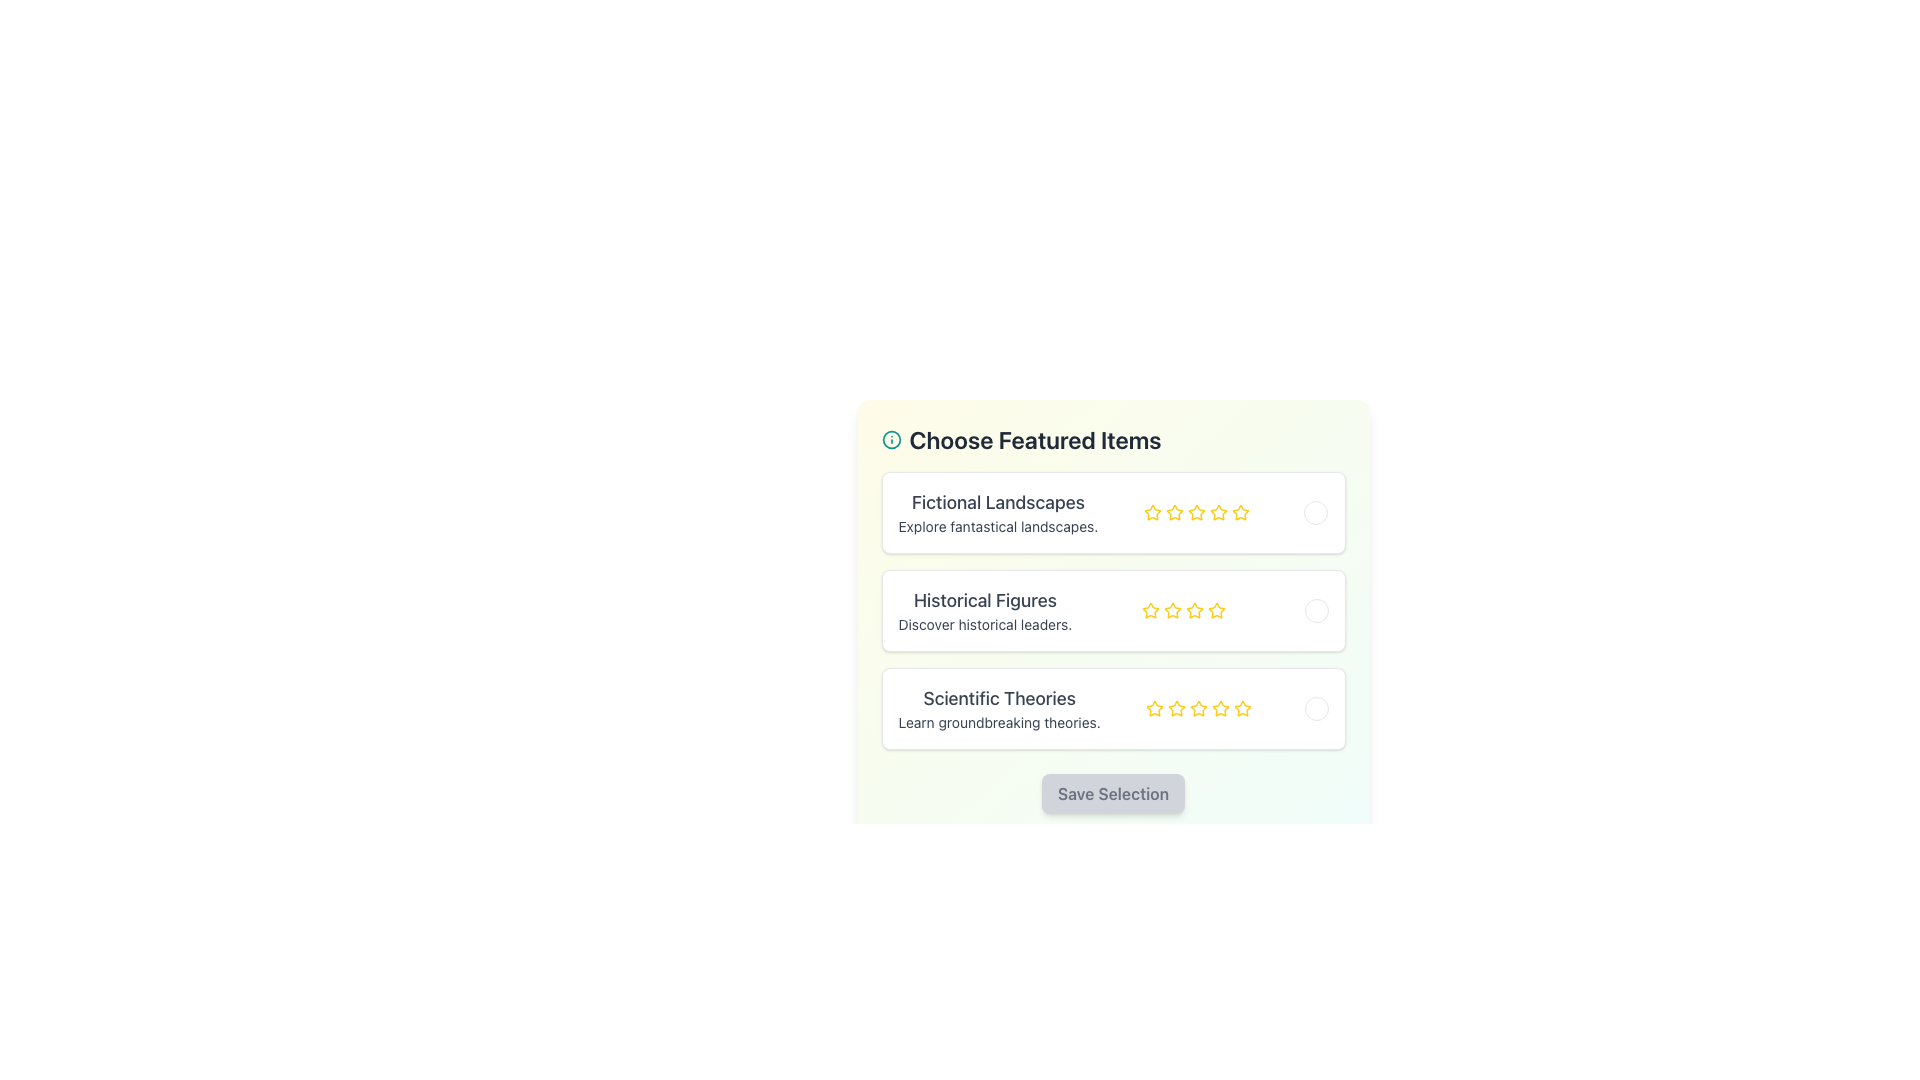 This screenshot has width=1920, height=1080. I want to click on the fifth star icon in the rating system for the item labeled 'Fictional Landscapes' to give a five-star rating, so click(1240, 511).